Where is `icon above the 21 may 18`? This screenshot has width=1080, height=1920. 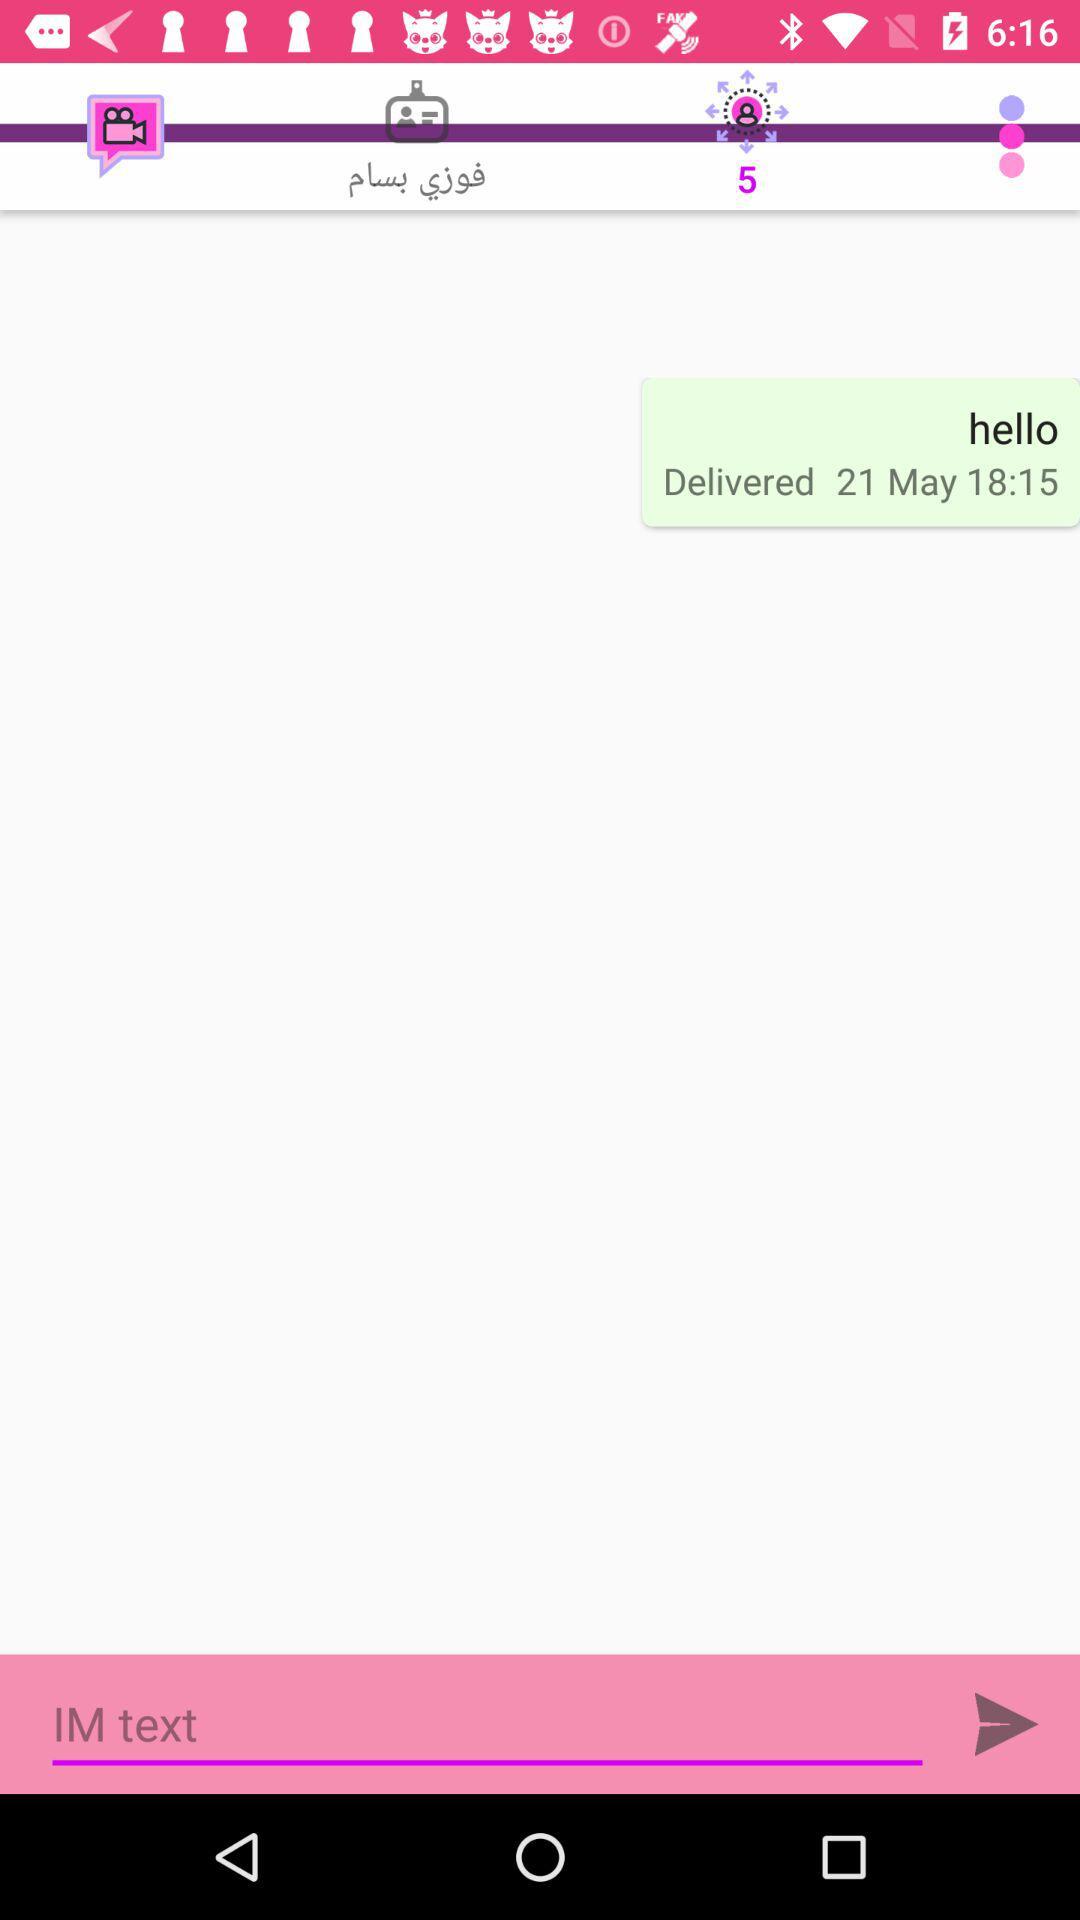 icon above the 21 may 18 is located at coordinates (1013, 426).